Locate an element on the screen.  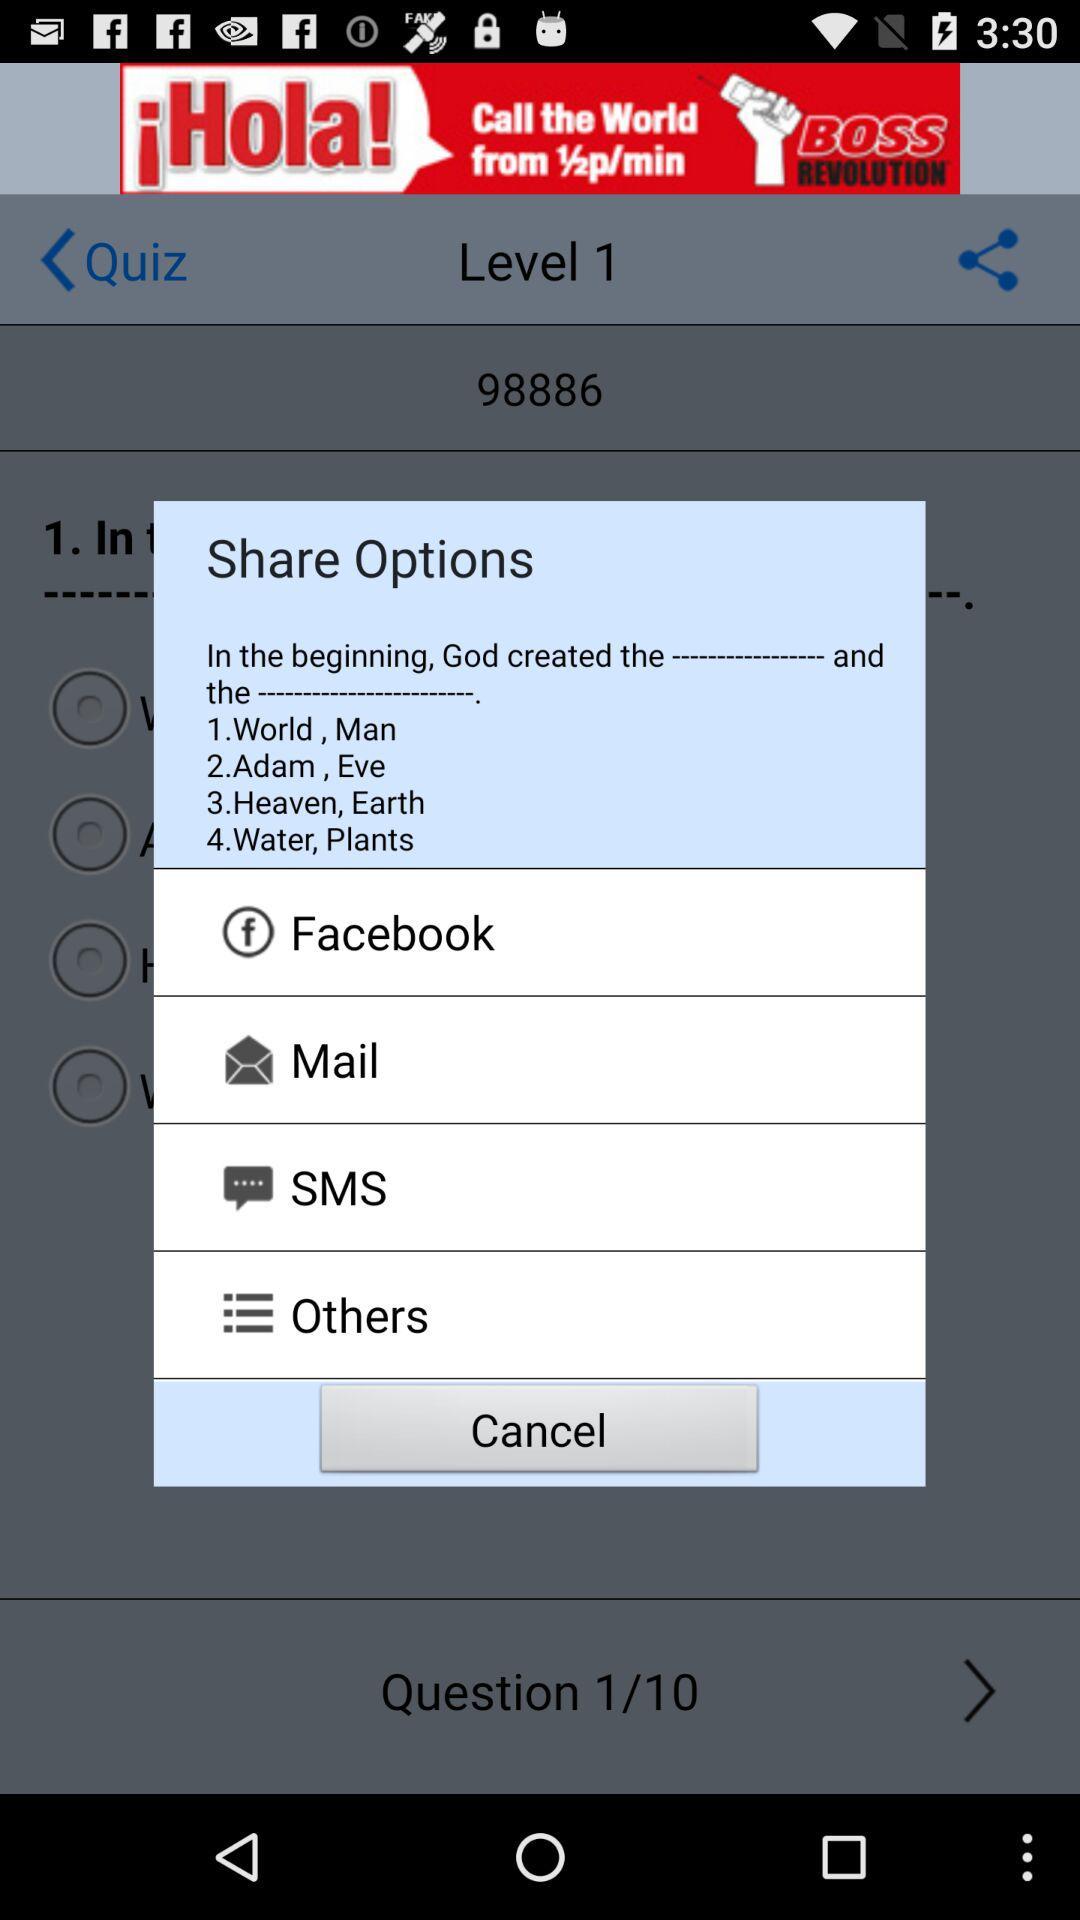
to share is located at coordinates (987, 258).